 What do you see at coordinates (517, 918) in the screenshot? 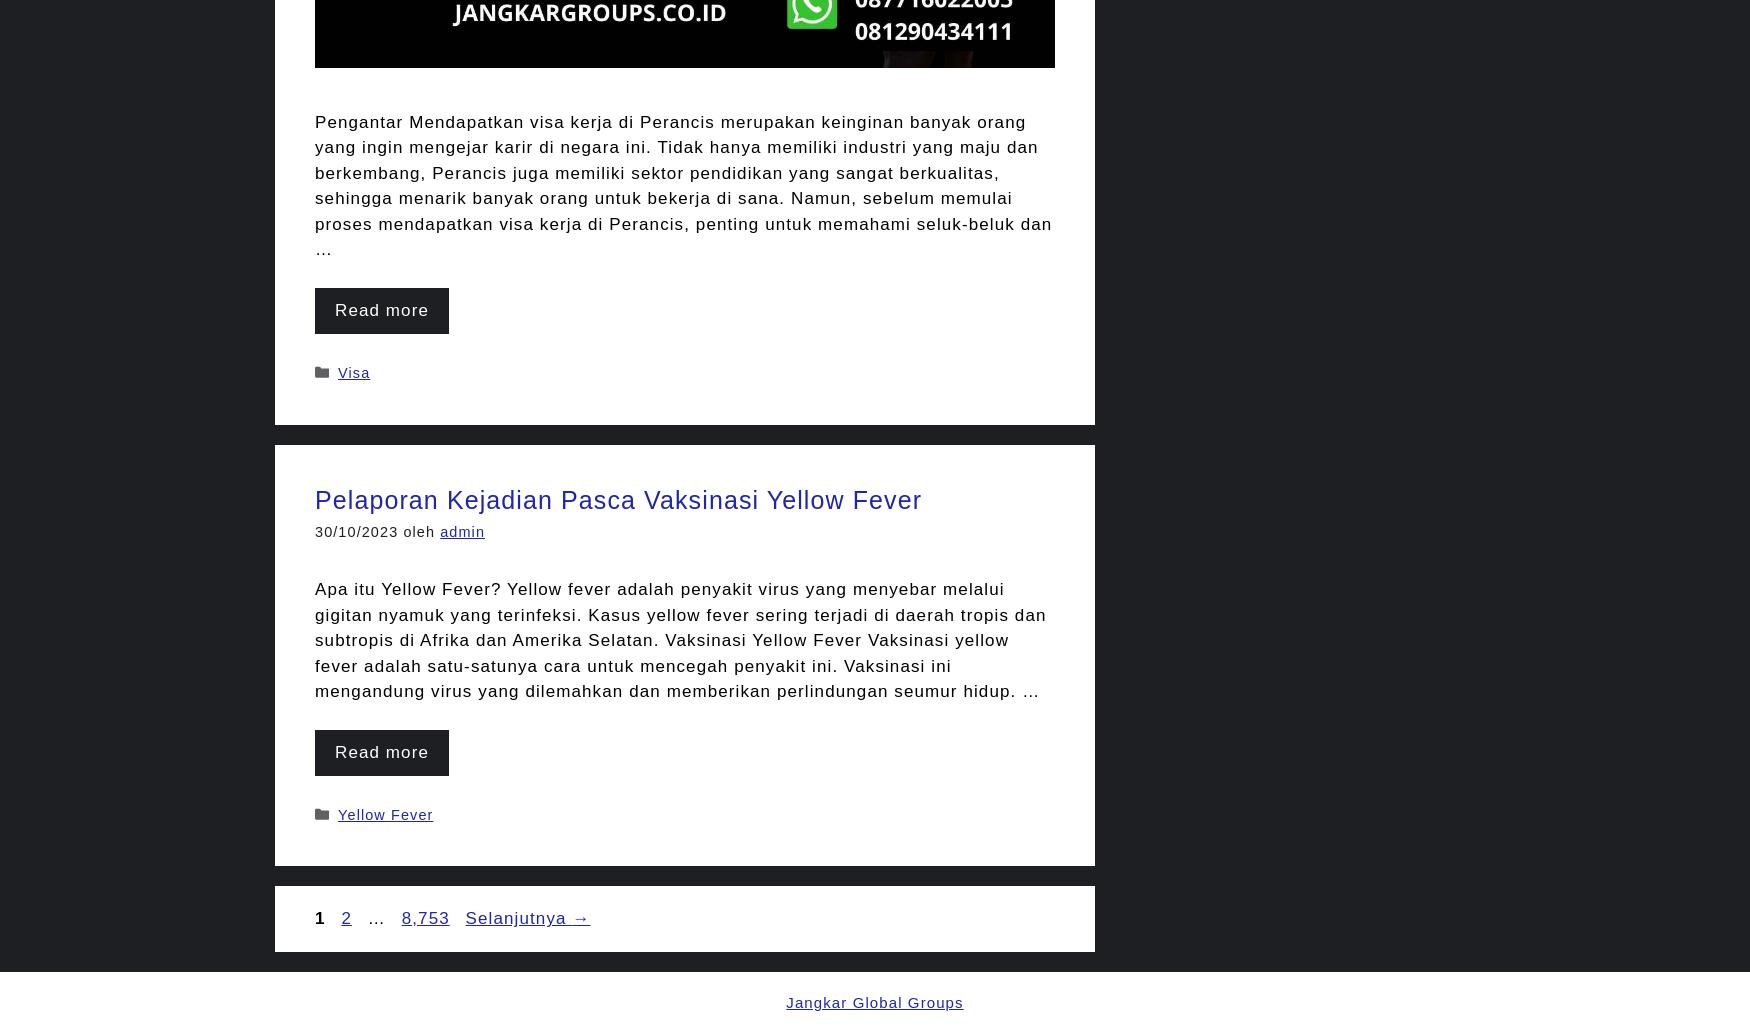
I see `'Selanjutnya'` at bounding box center [517, 918].